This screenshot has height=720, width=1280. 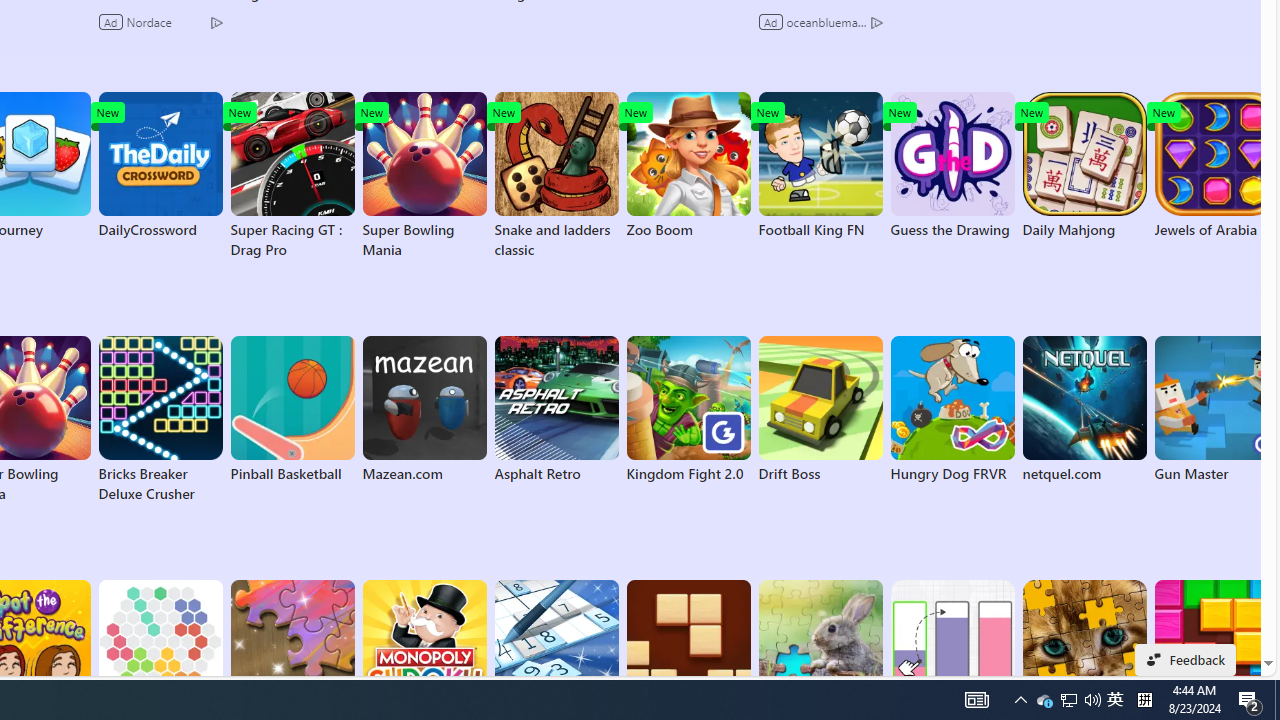 What do you see at coordinates (951, 409) in the screenshot?
I see `'Hungry Dog FRVR'` at bounding box center [951, 409].